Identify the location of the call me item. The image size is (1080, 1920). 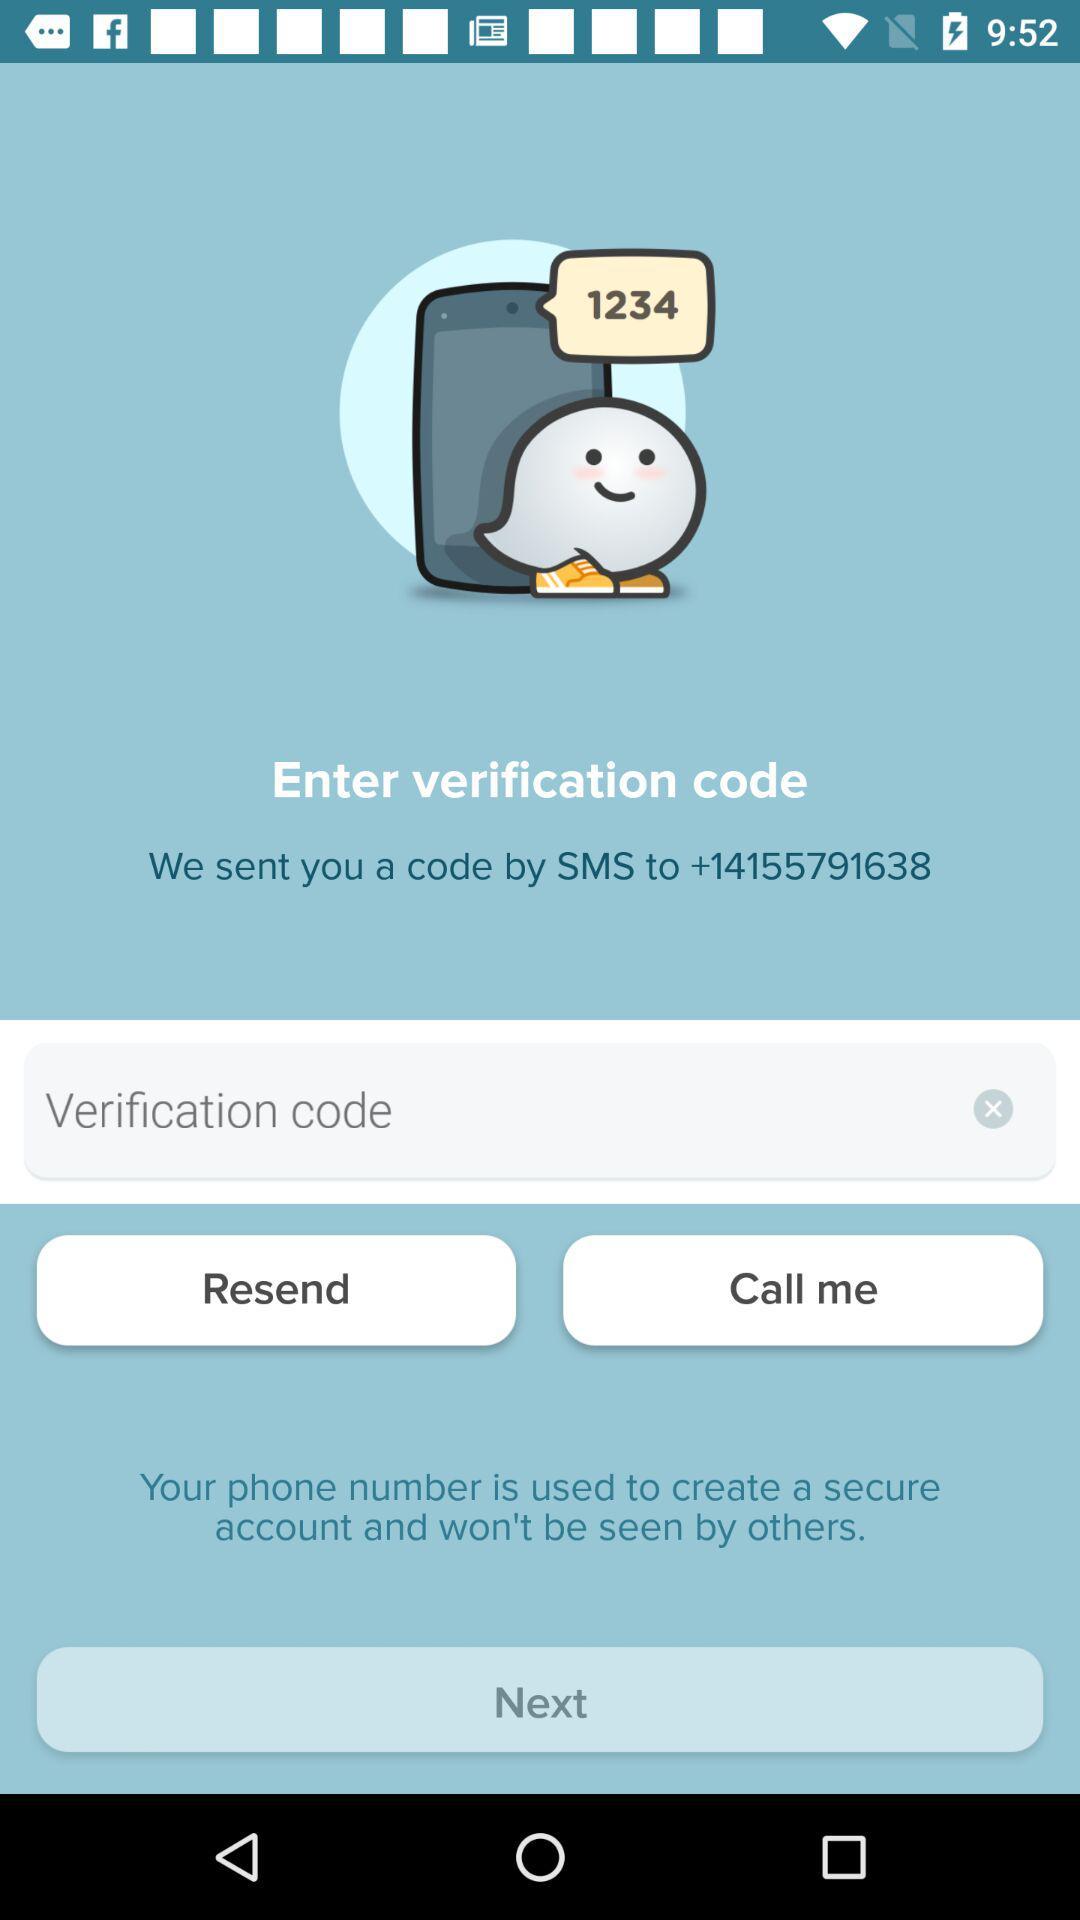
(802, 1295).